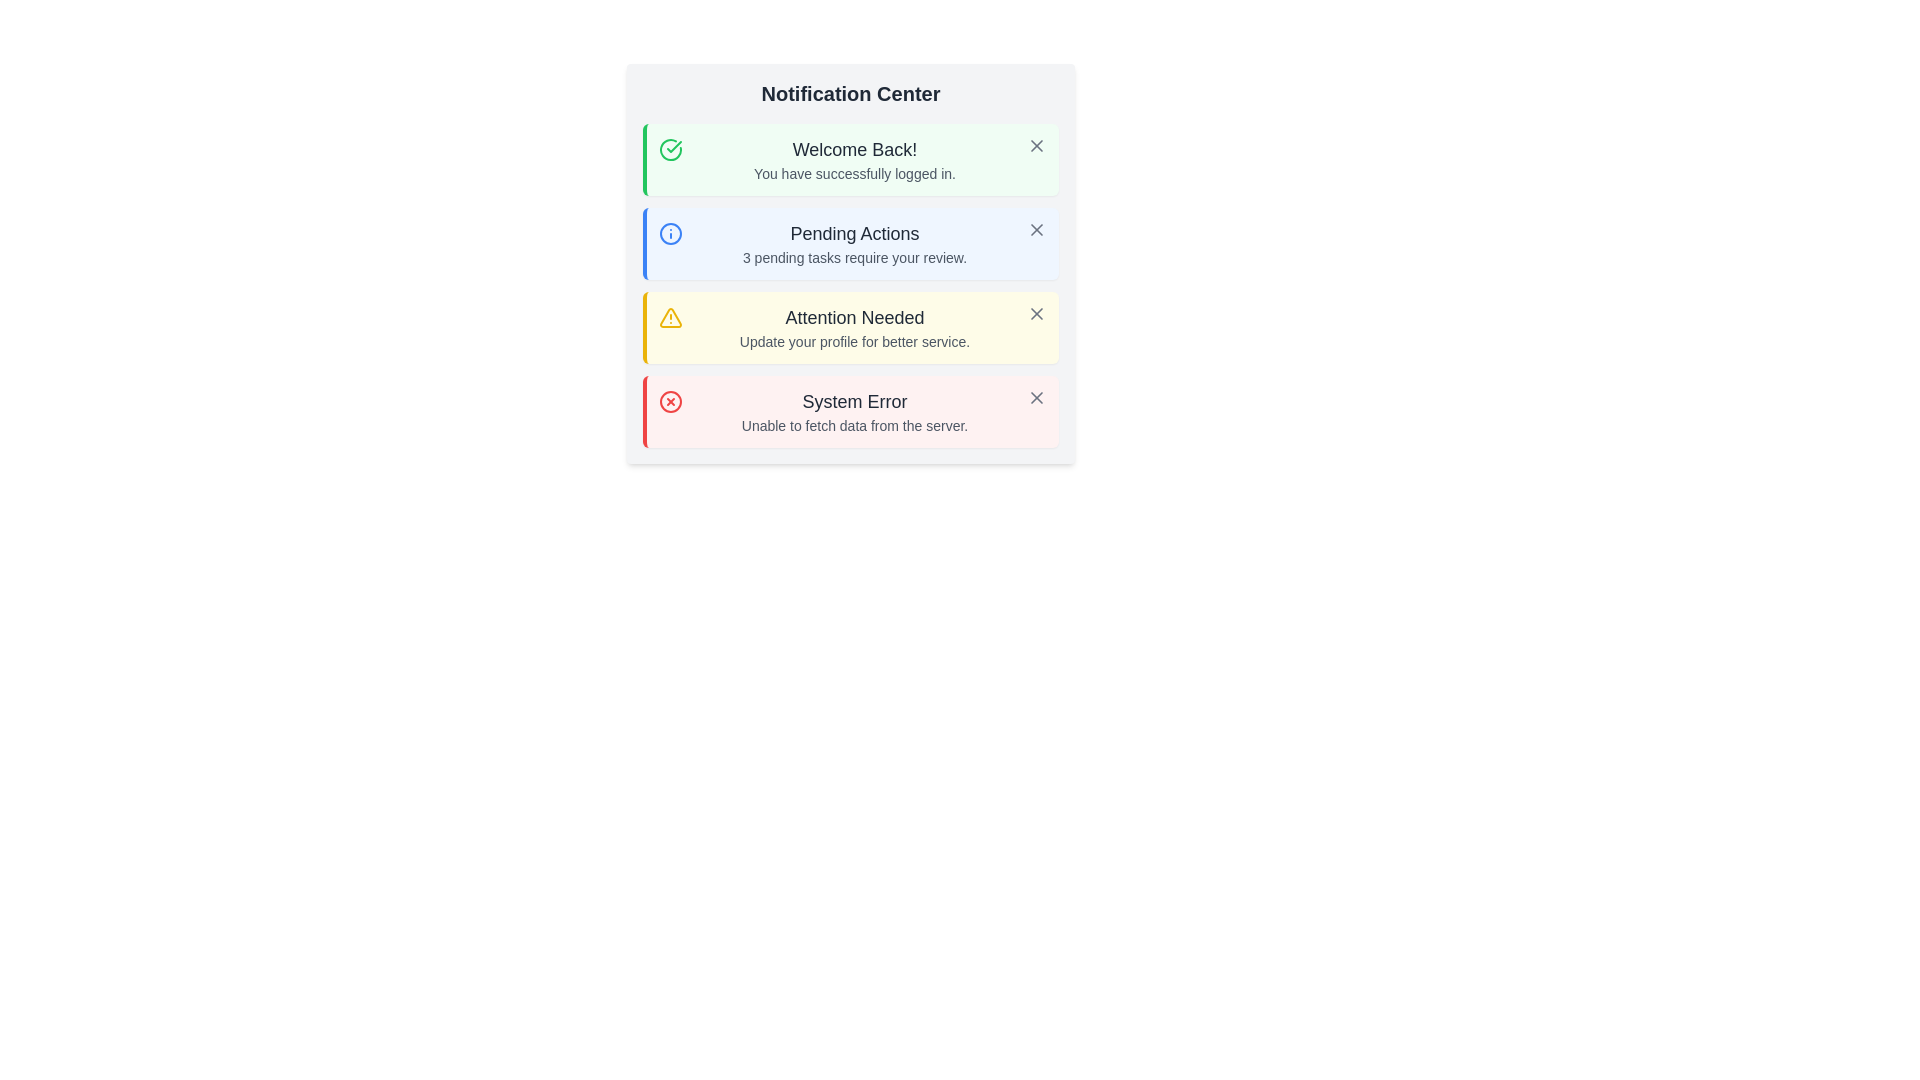  I want to click on the warning indicator icon located in the third section of the notification list, to the left of the heading text 'Attention Needed', which is styled with a yellow background, so click(671, 316).